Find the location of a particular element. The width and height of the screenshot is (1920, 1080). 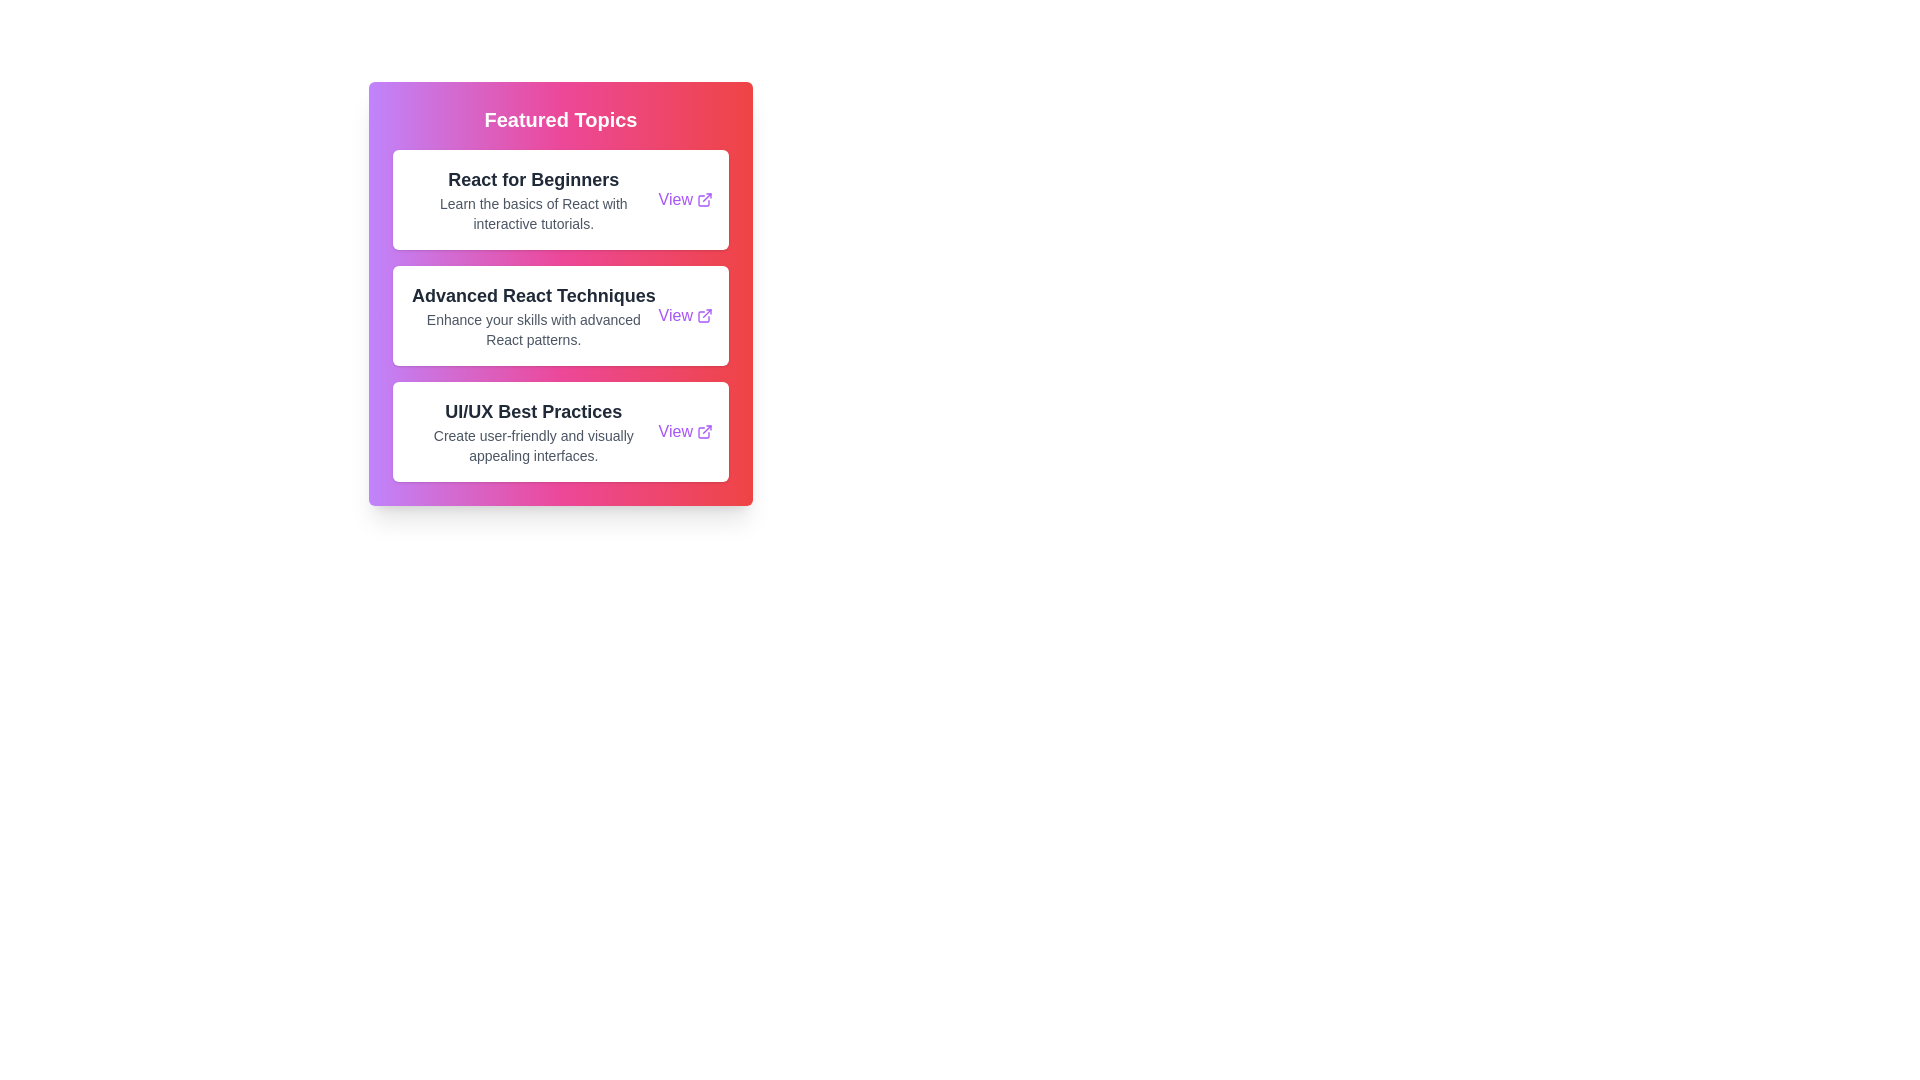

the text block that serves as a descriptive title and subtitle for advanced React techniques, located as the second card in the Featured Topics section, positioned below 'React for Beginners' and above 'UI/UX Best Practices' is located at coordinates (533, 315).